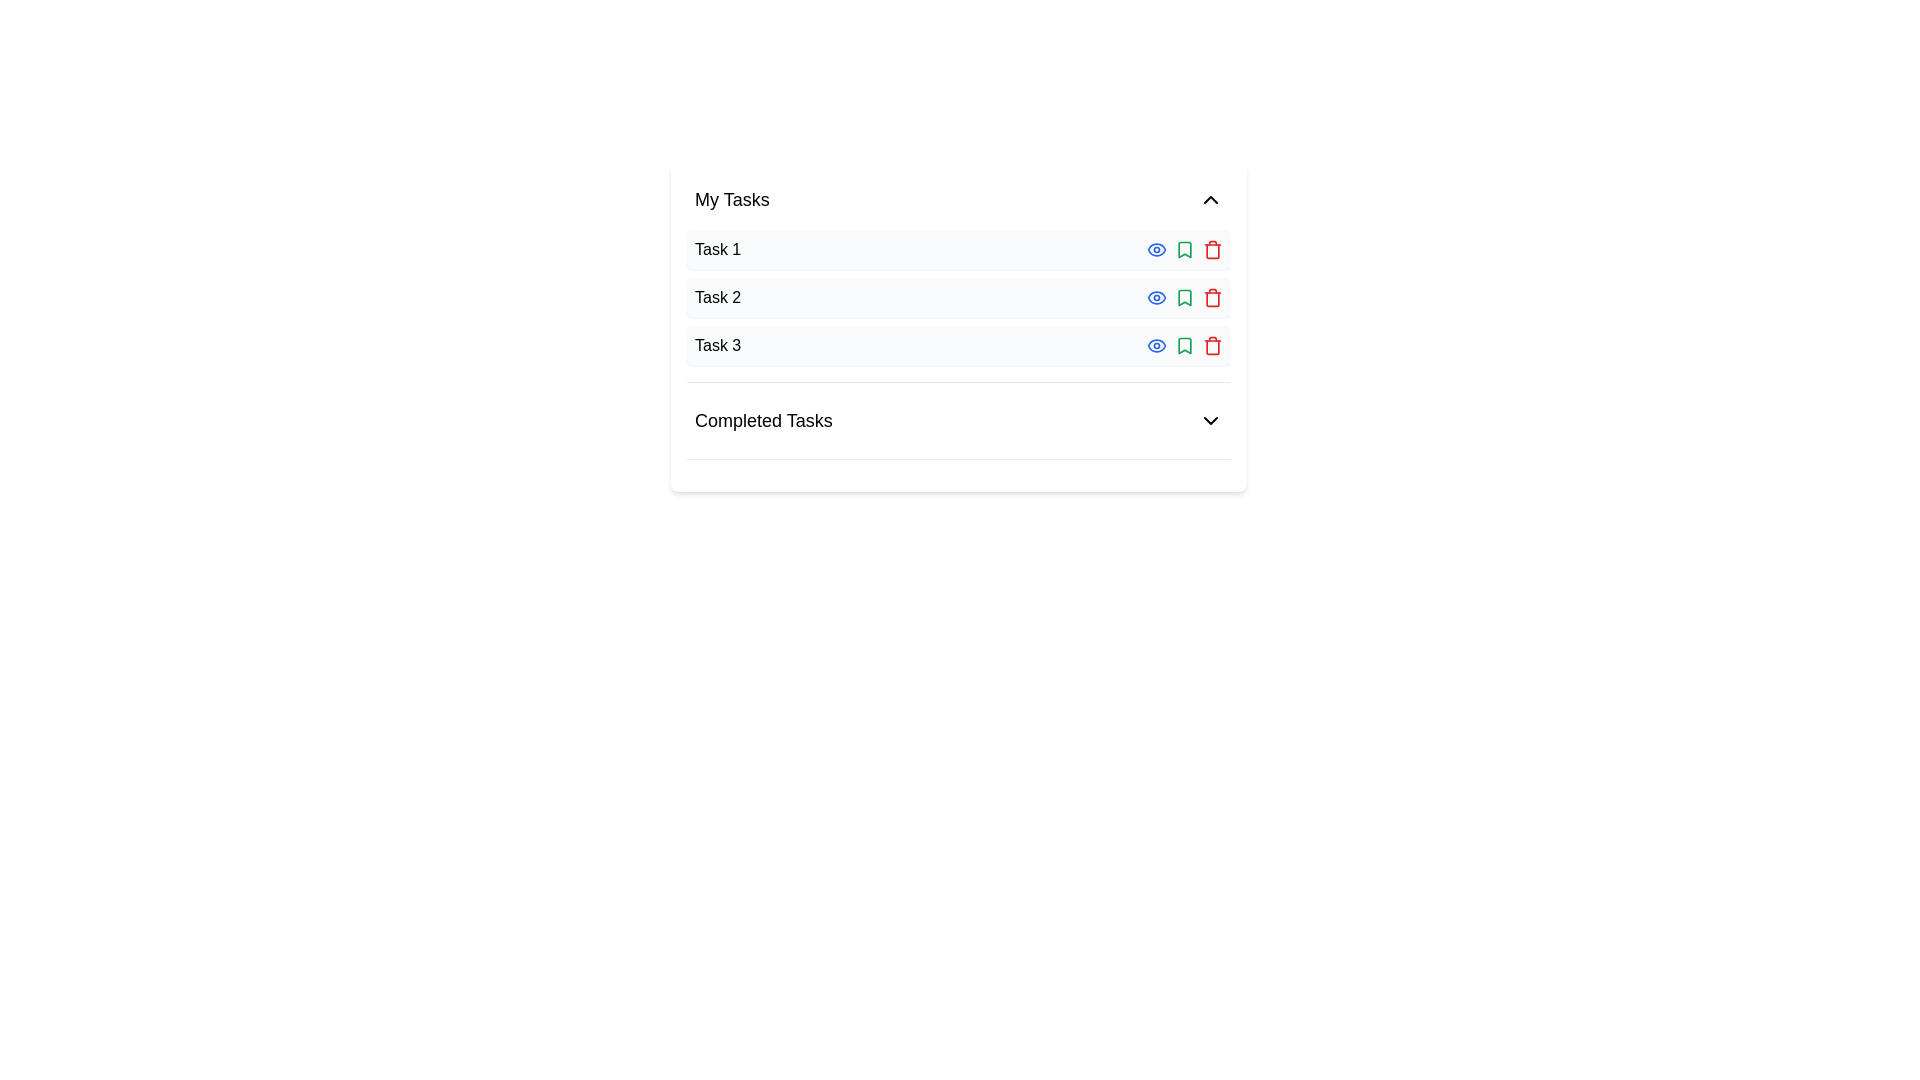 The width and height of the screenshot is (1920, 1080). I want to click on the trash icon aligned to the right of 'Task 1', so click(1212, 249).